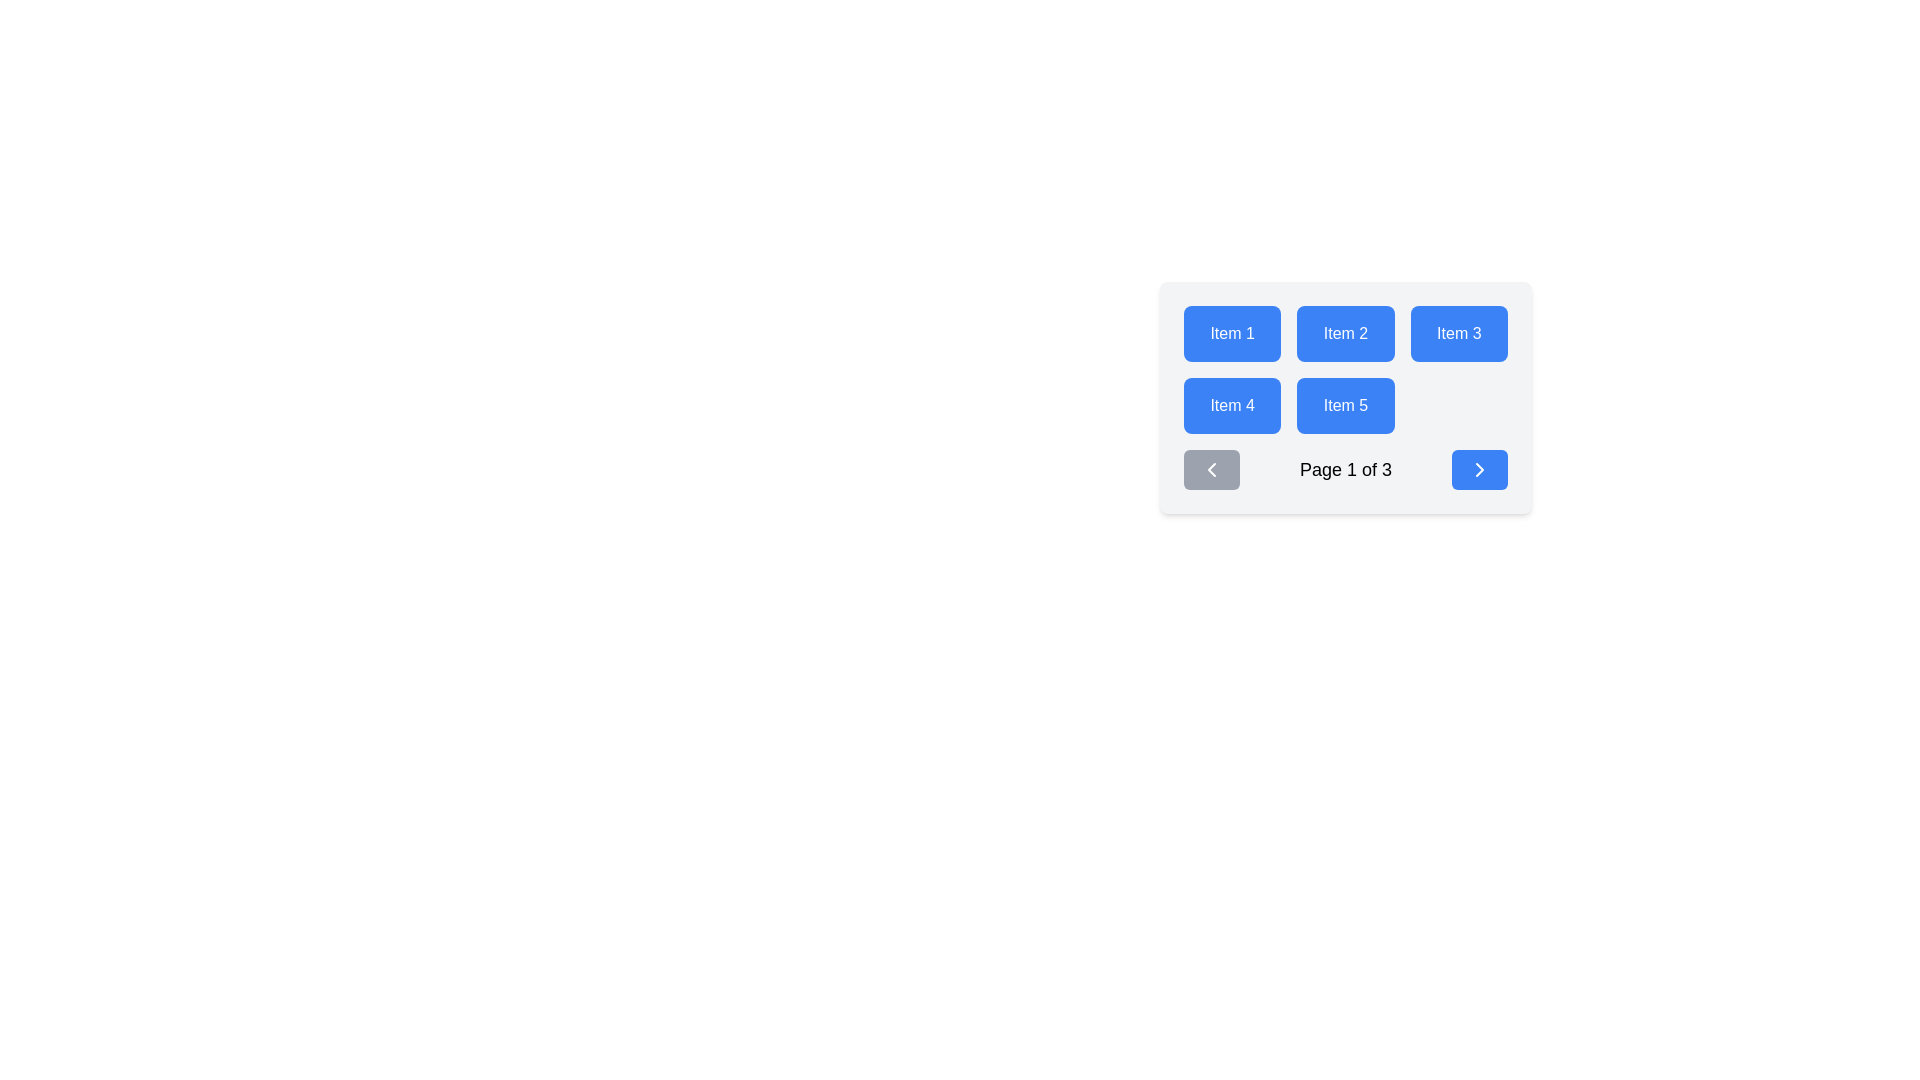 This screenshot has width=1920, height=1080. I want to click on the button located at the third position in the first row of a grid layout, bordered by 'Item 2' on the left, so click(1459, 333).